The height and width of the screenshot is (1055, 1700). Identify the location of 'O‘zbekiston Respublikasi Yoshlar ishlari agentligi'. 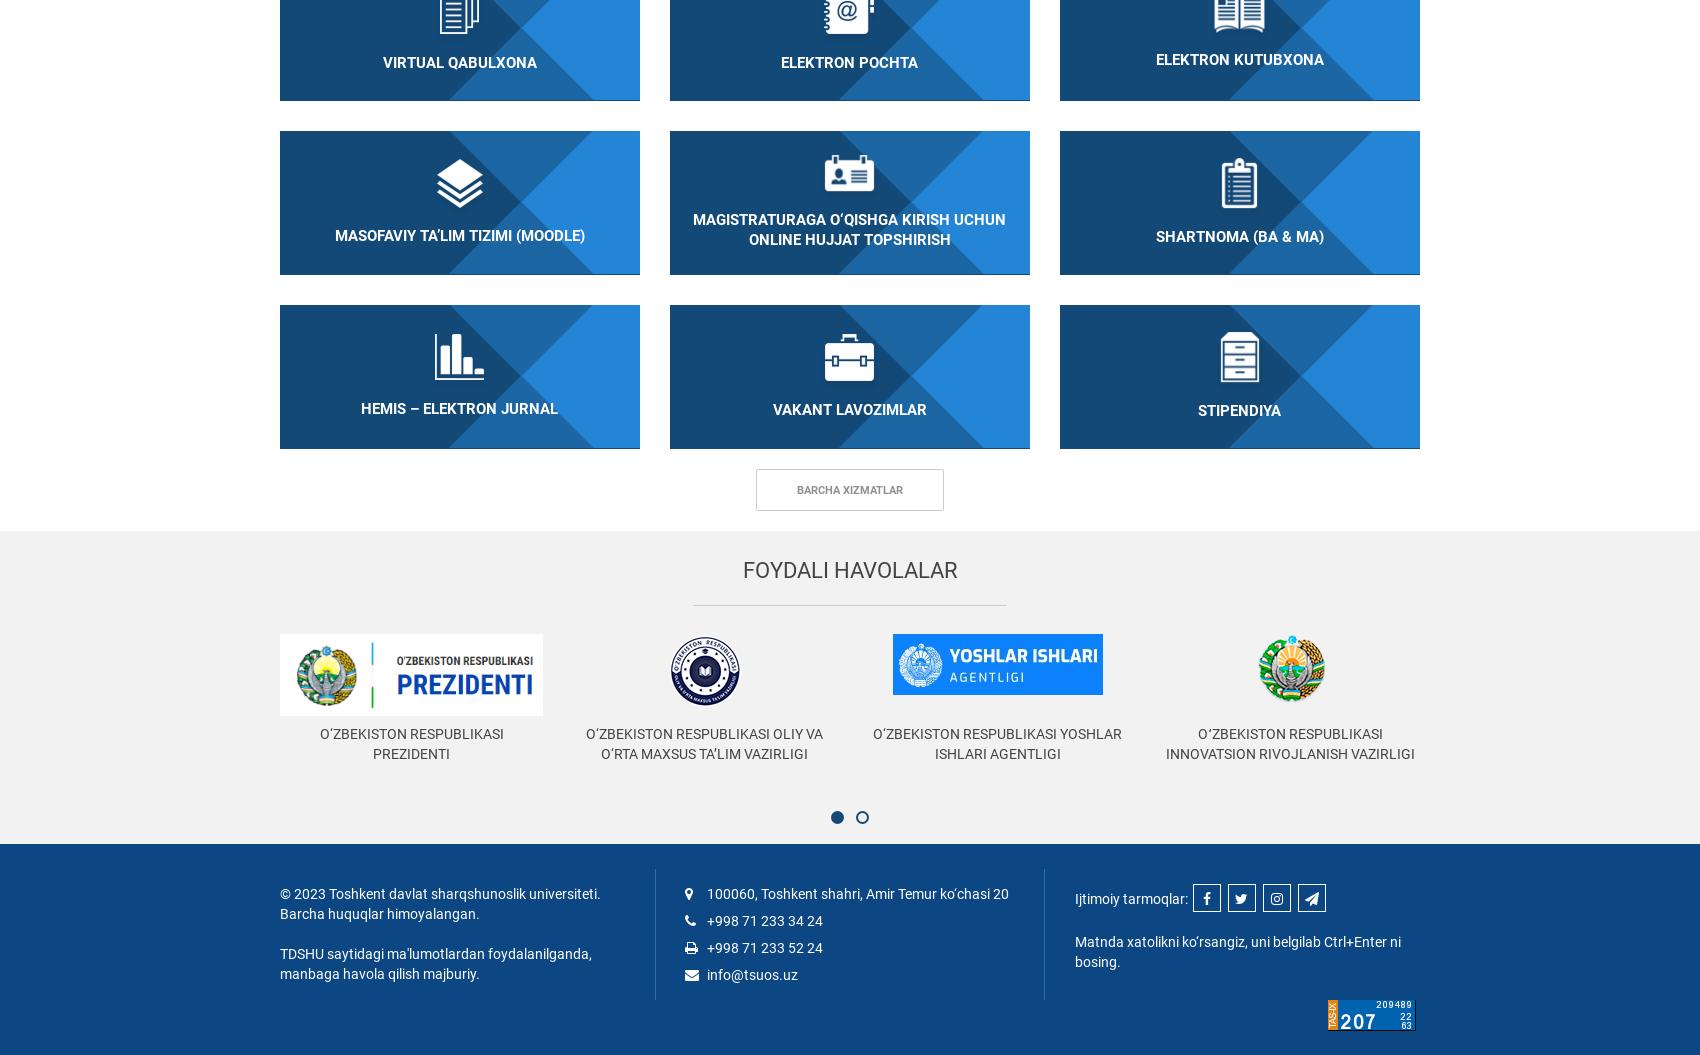
(996, 743).